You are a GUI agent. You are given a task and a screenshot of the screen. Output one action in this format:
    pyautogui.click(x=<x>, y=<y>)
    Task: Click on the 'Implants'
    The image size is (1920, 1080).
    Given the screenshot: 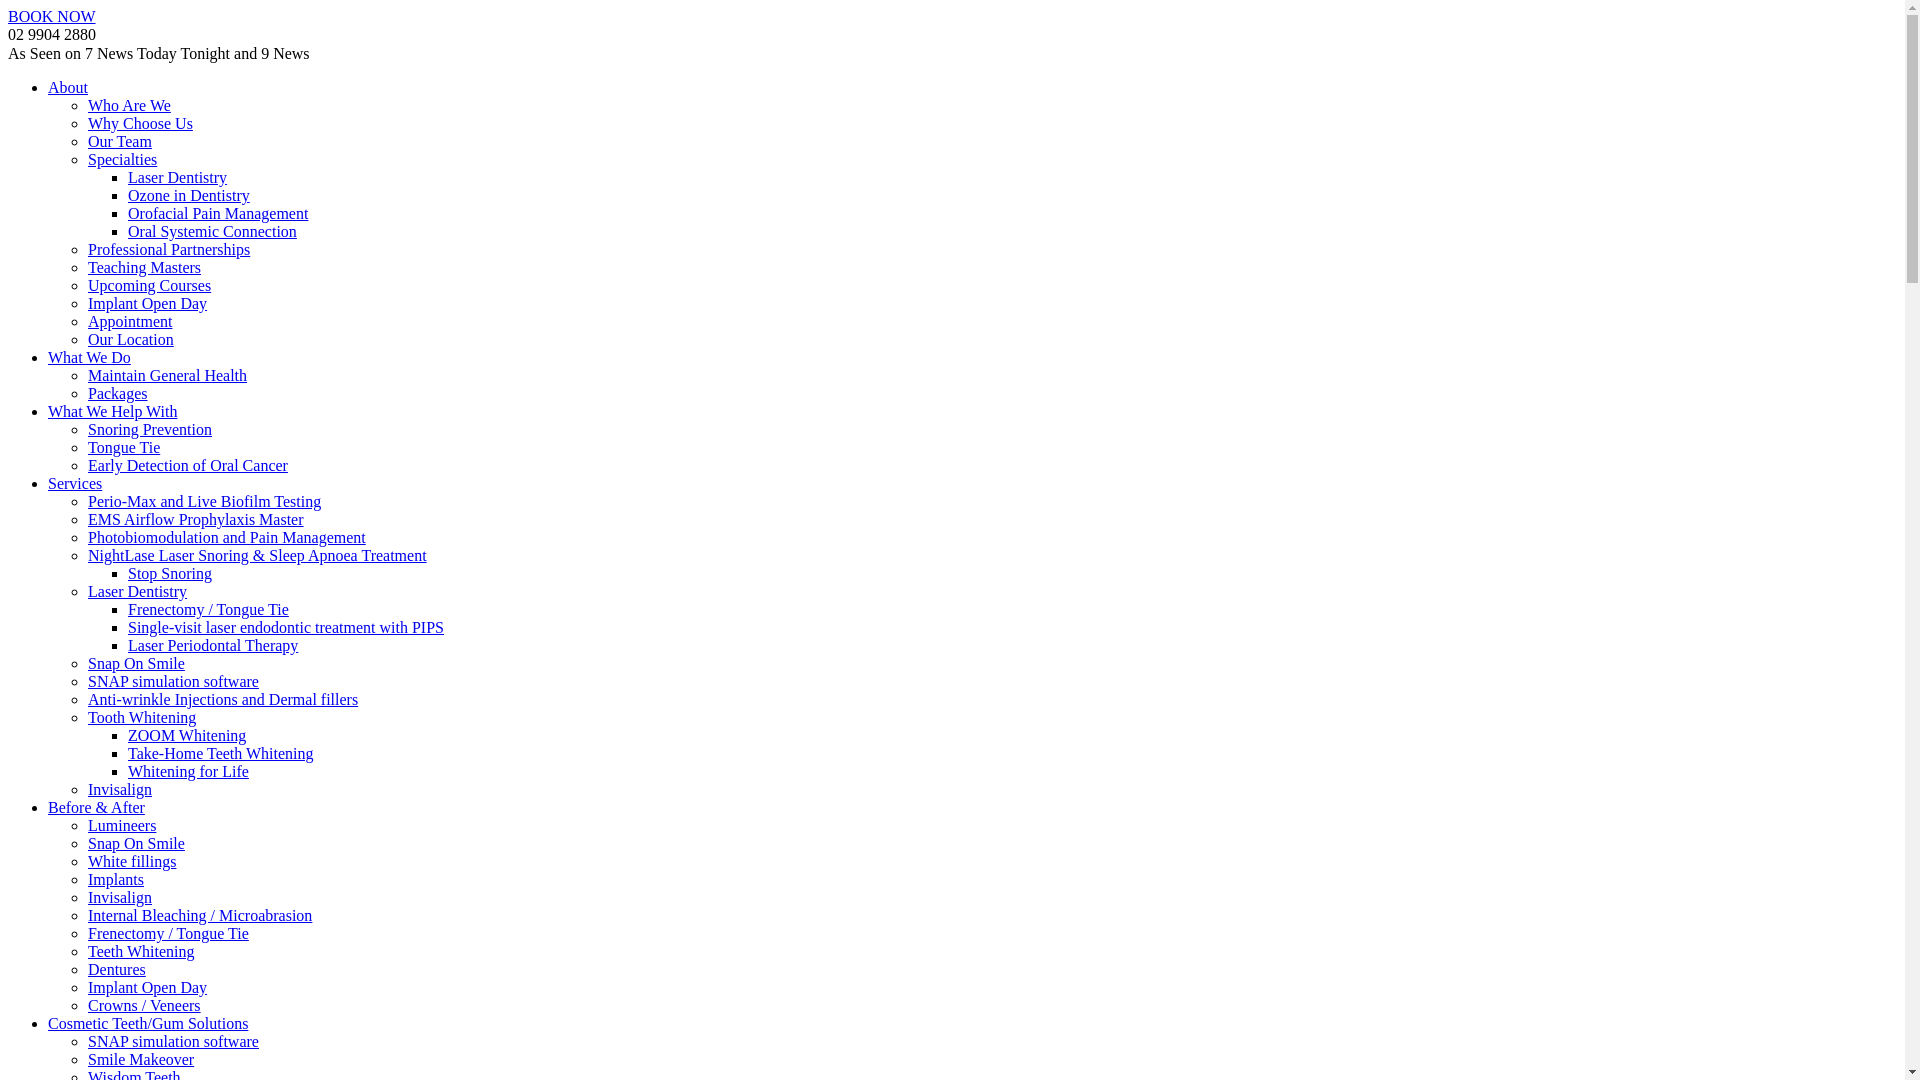 What is the action you would take?
    pyautogui.click(x=114, y=878)
    